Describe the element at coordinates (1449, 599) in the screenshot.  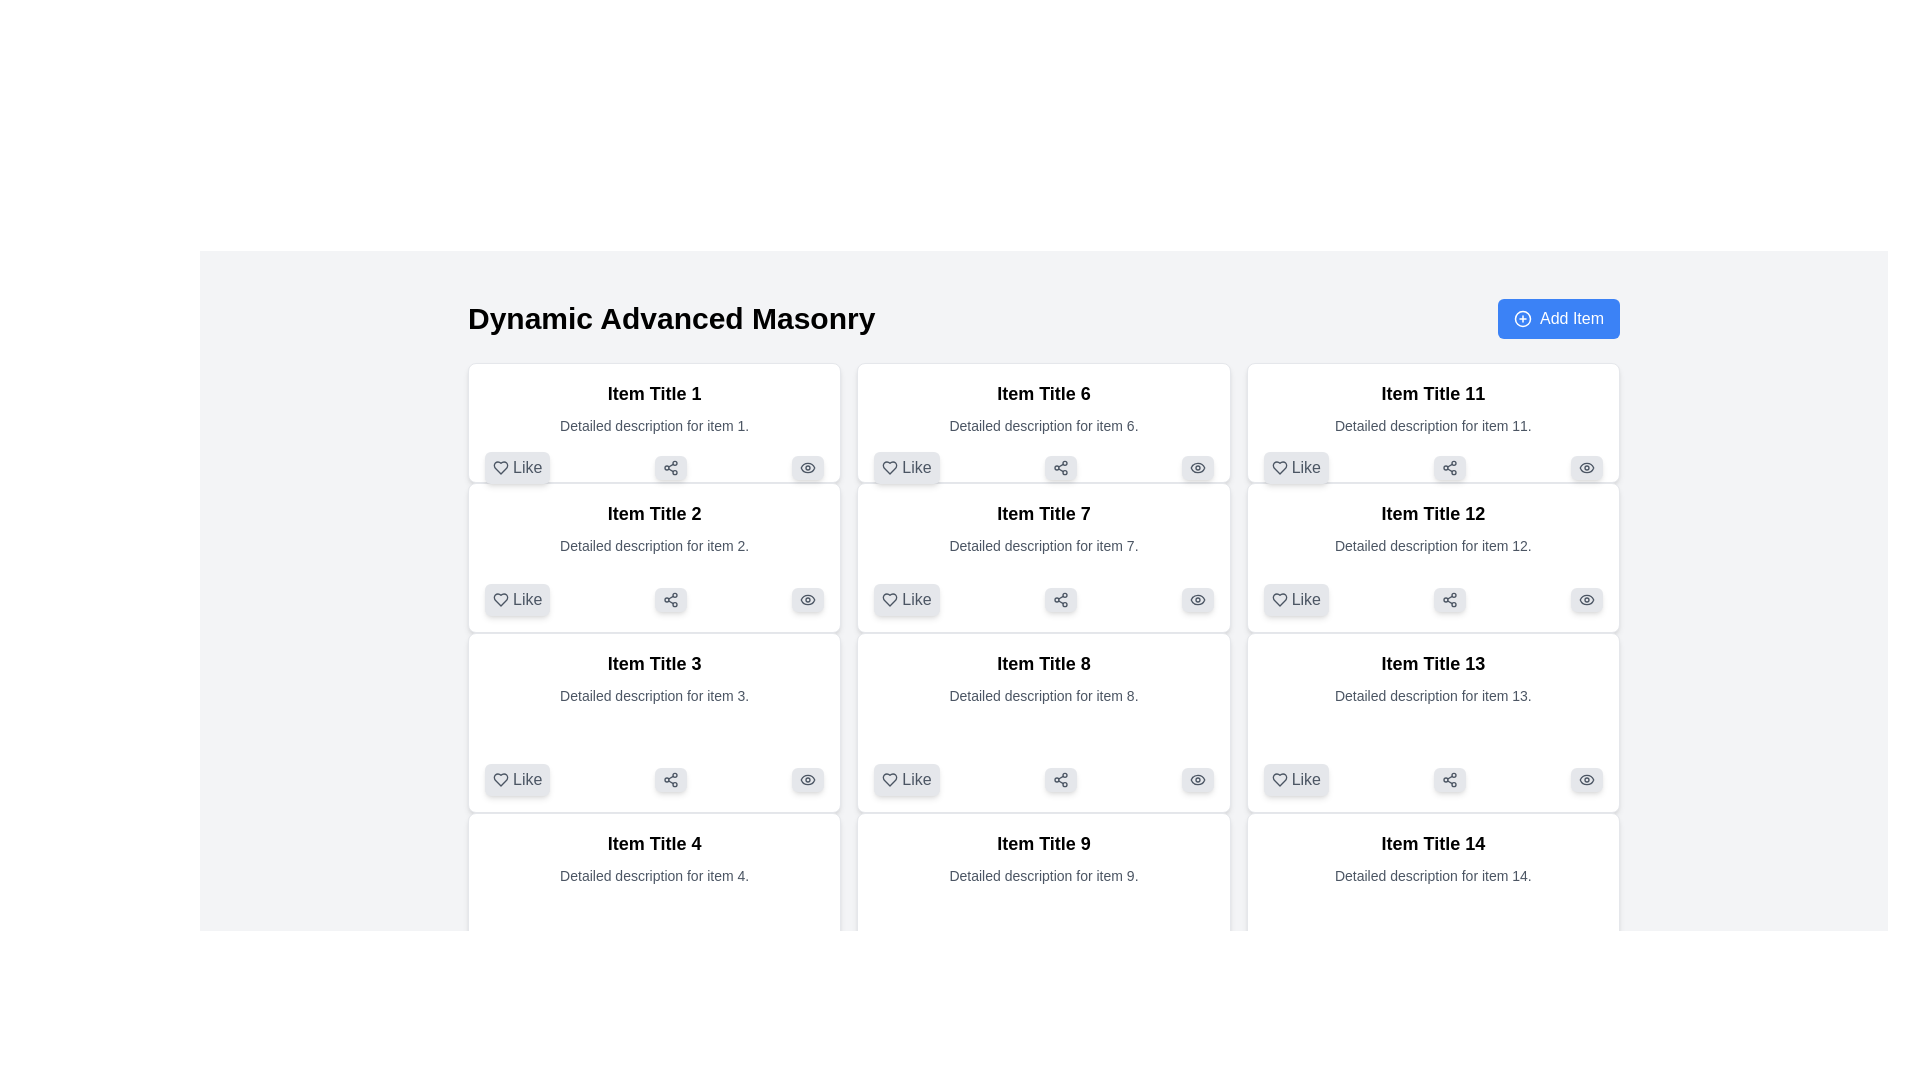
I see `the icon button resembling a connected nodes or share symbol located at the bottom-right corner of the card titled 'Item Title 12'` at that location.